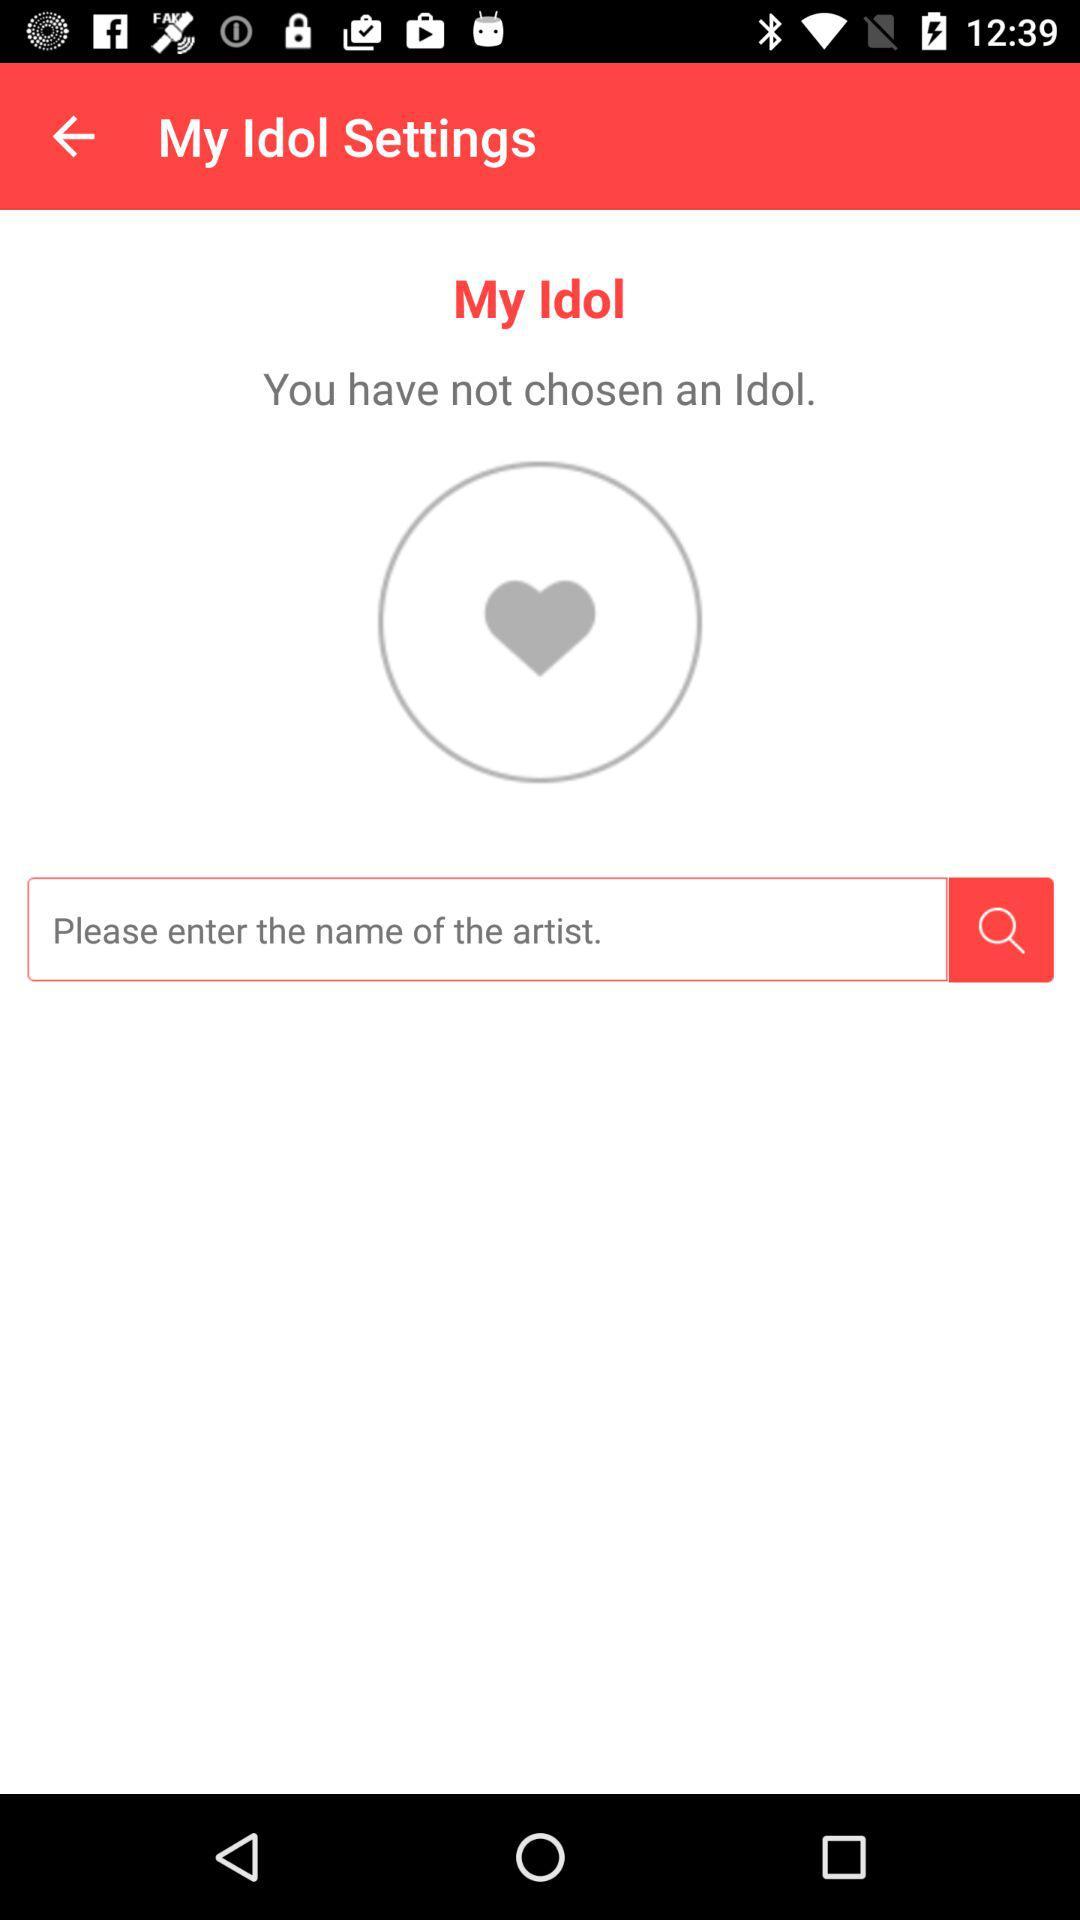 The height and width of the screenshot is (1920, 1080). I want to click on the item at the center, so click(487, 929).